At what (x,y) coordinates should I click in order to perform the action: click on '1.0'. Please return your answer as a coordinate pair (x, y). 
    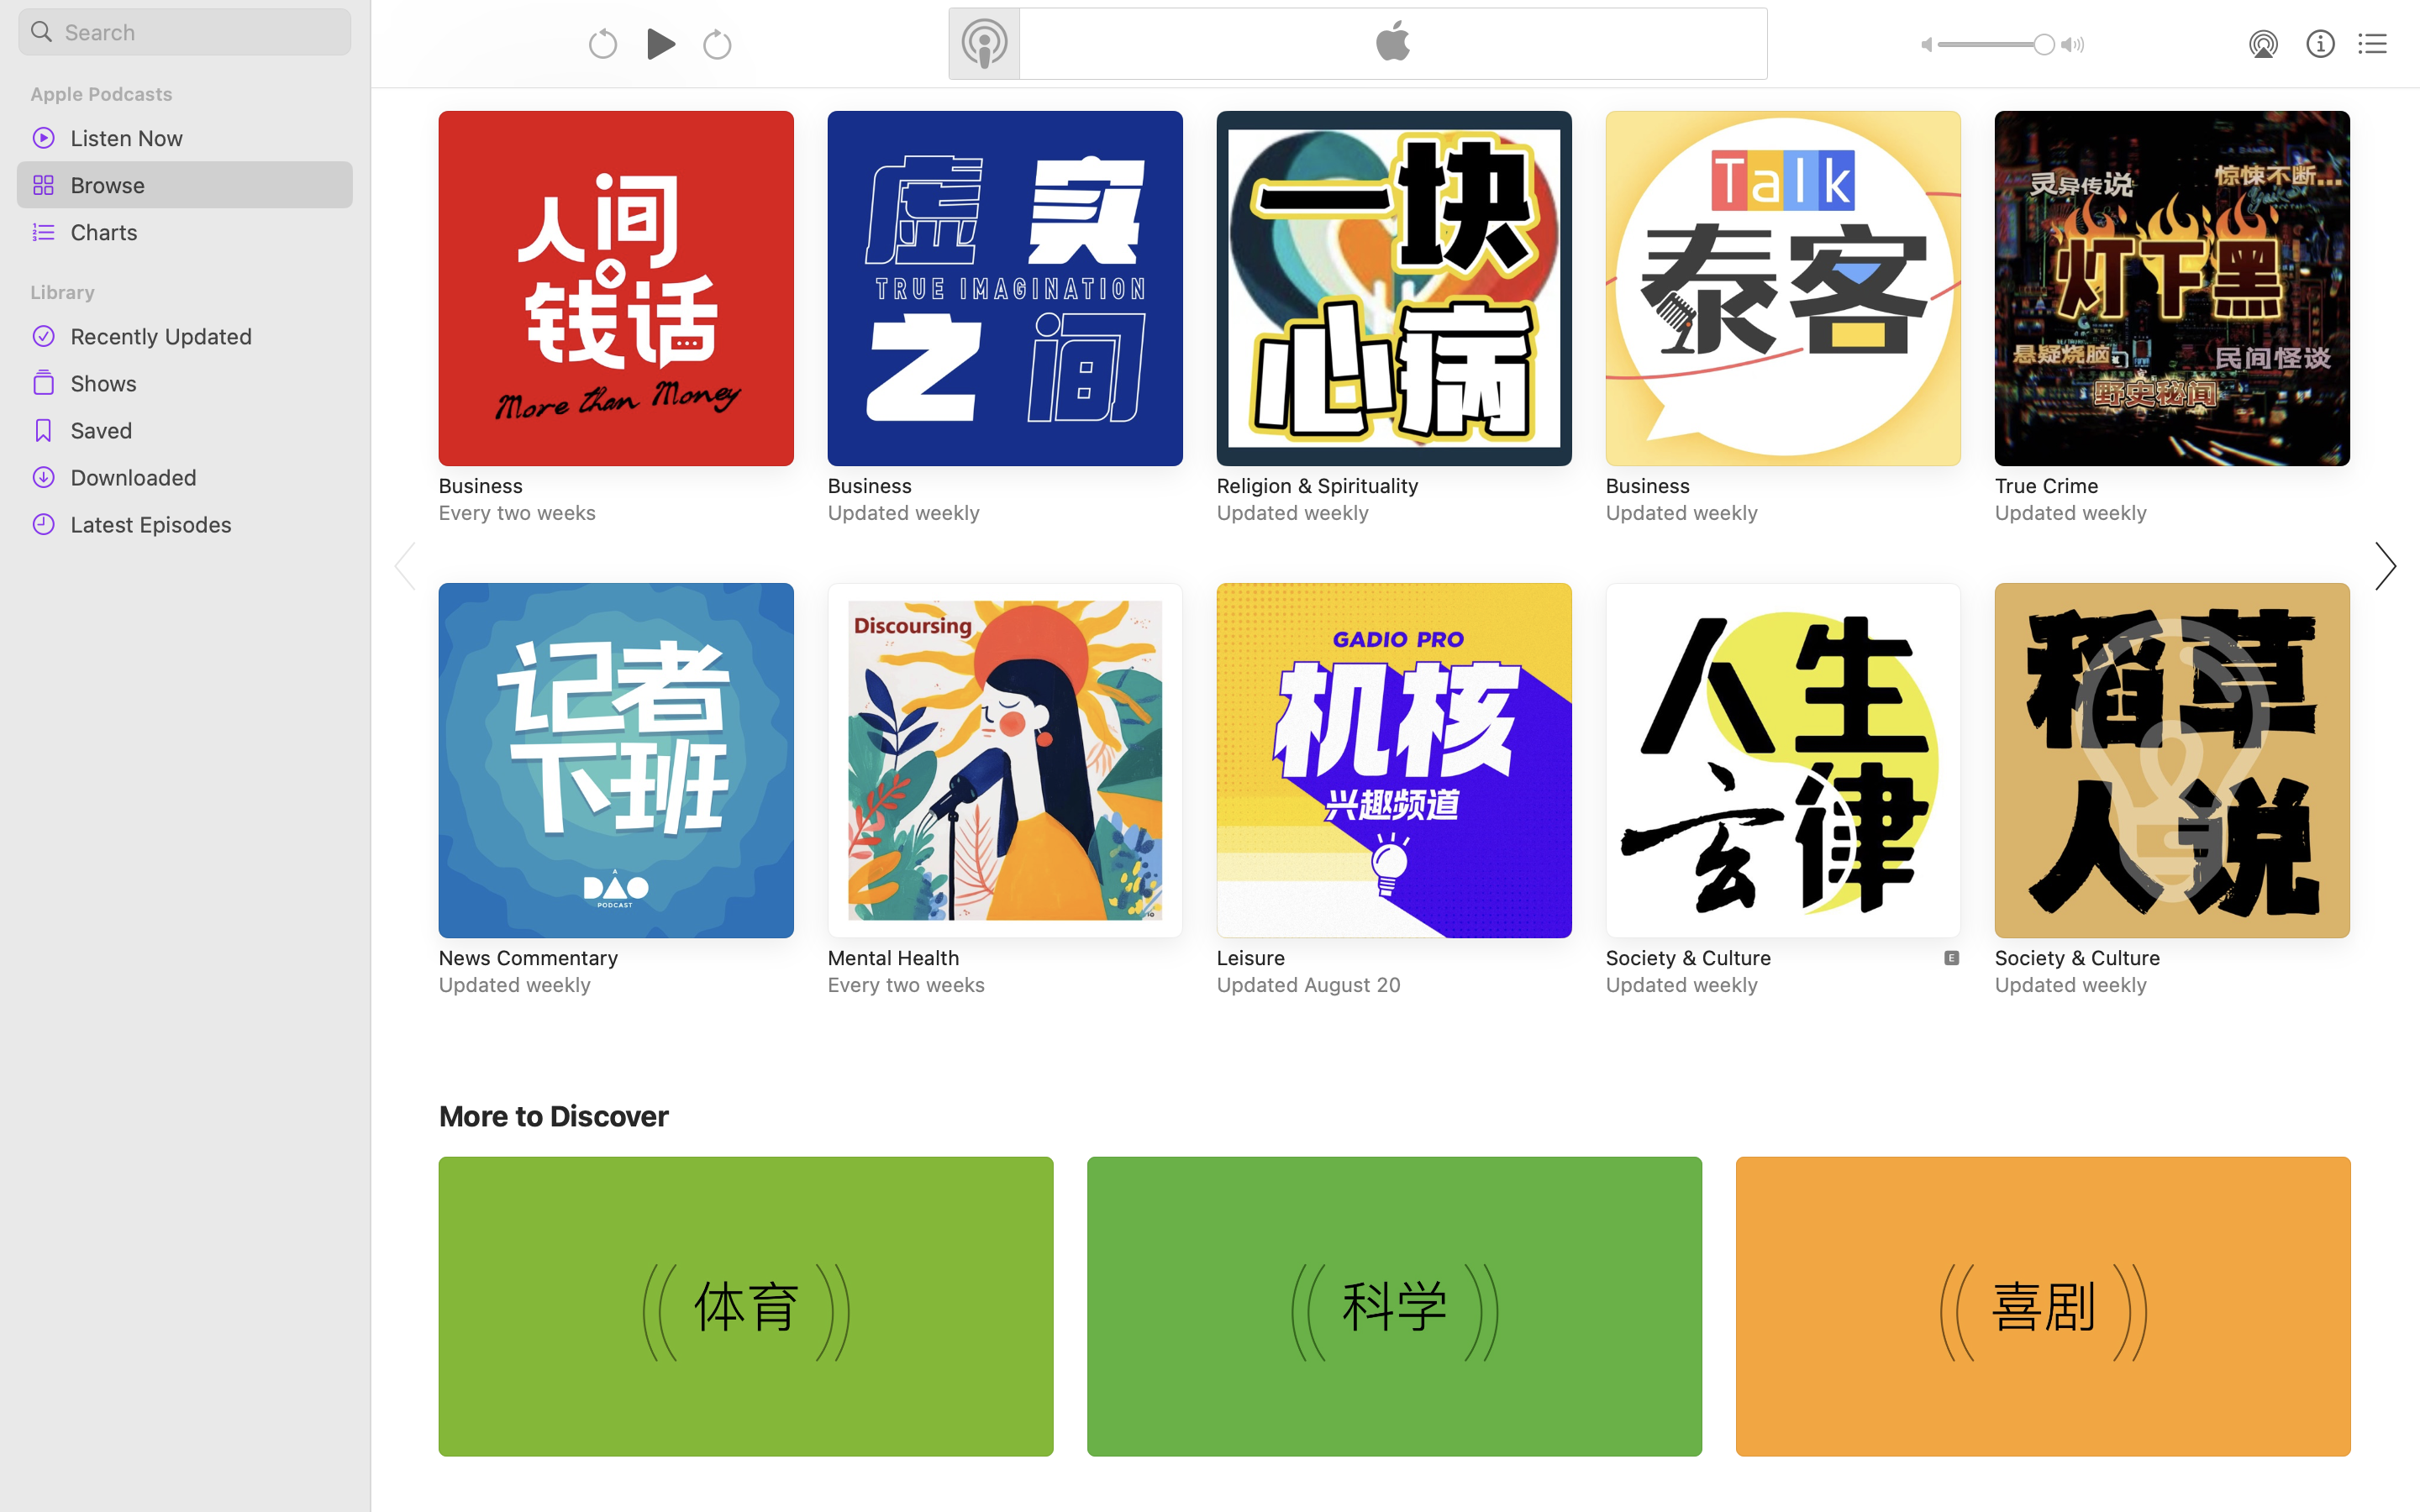
    Looking at the image, I should click on (1996, 44).